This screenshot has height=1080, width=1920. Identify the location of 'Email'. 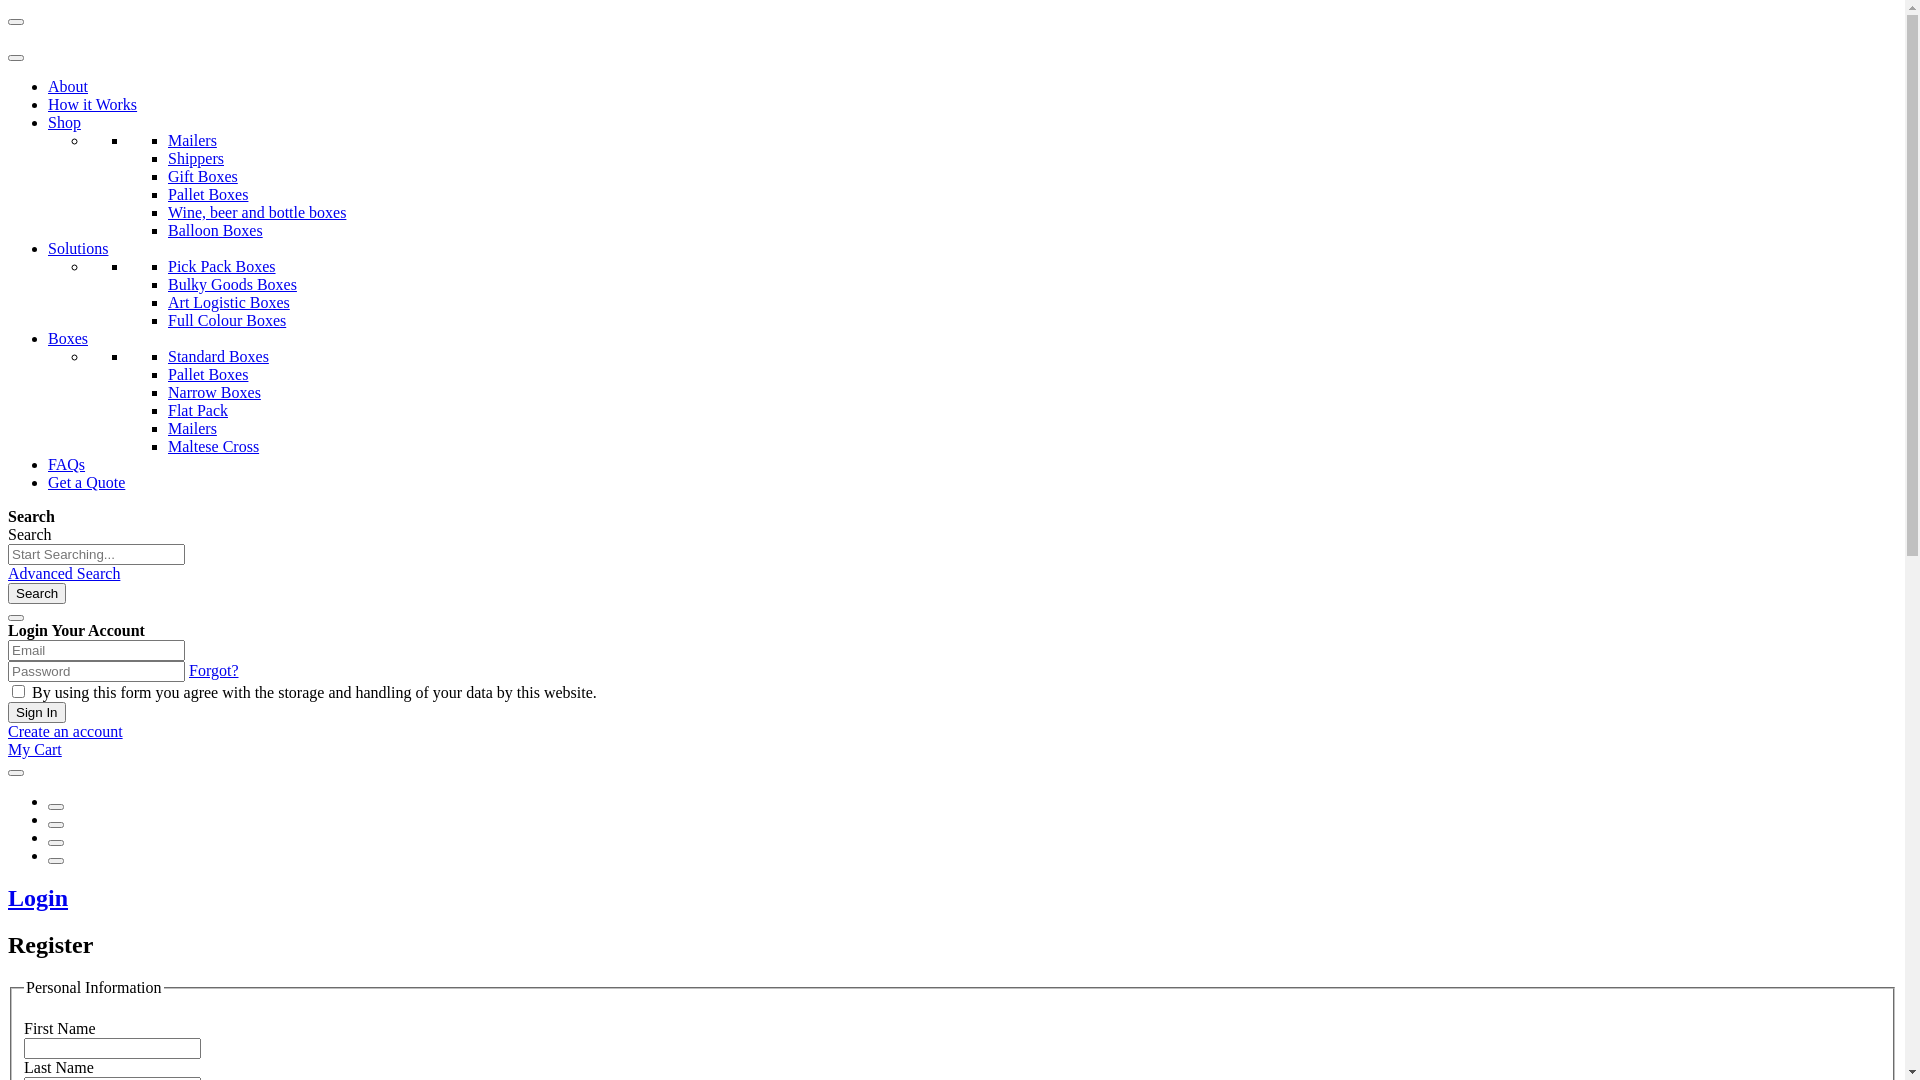
(95, 650).